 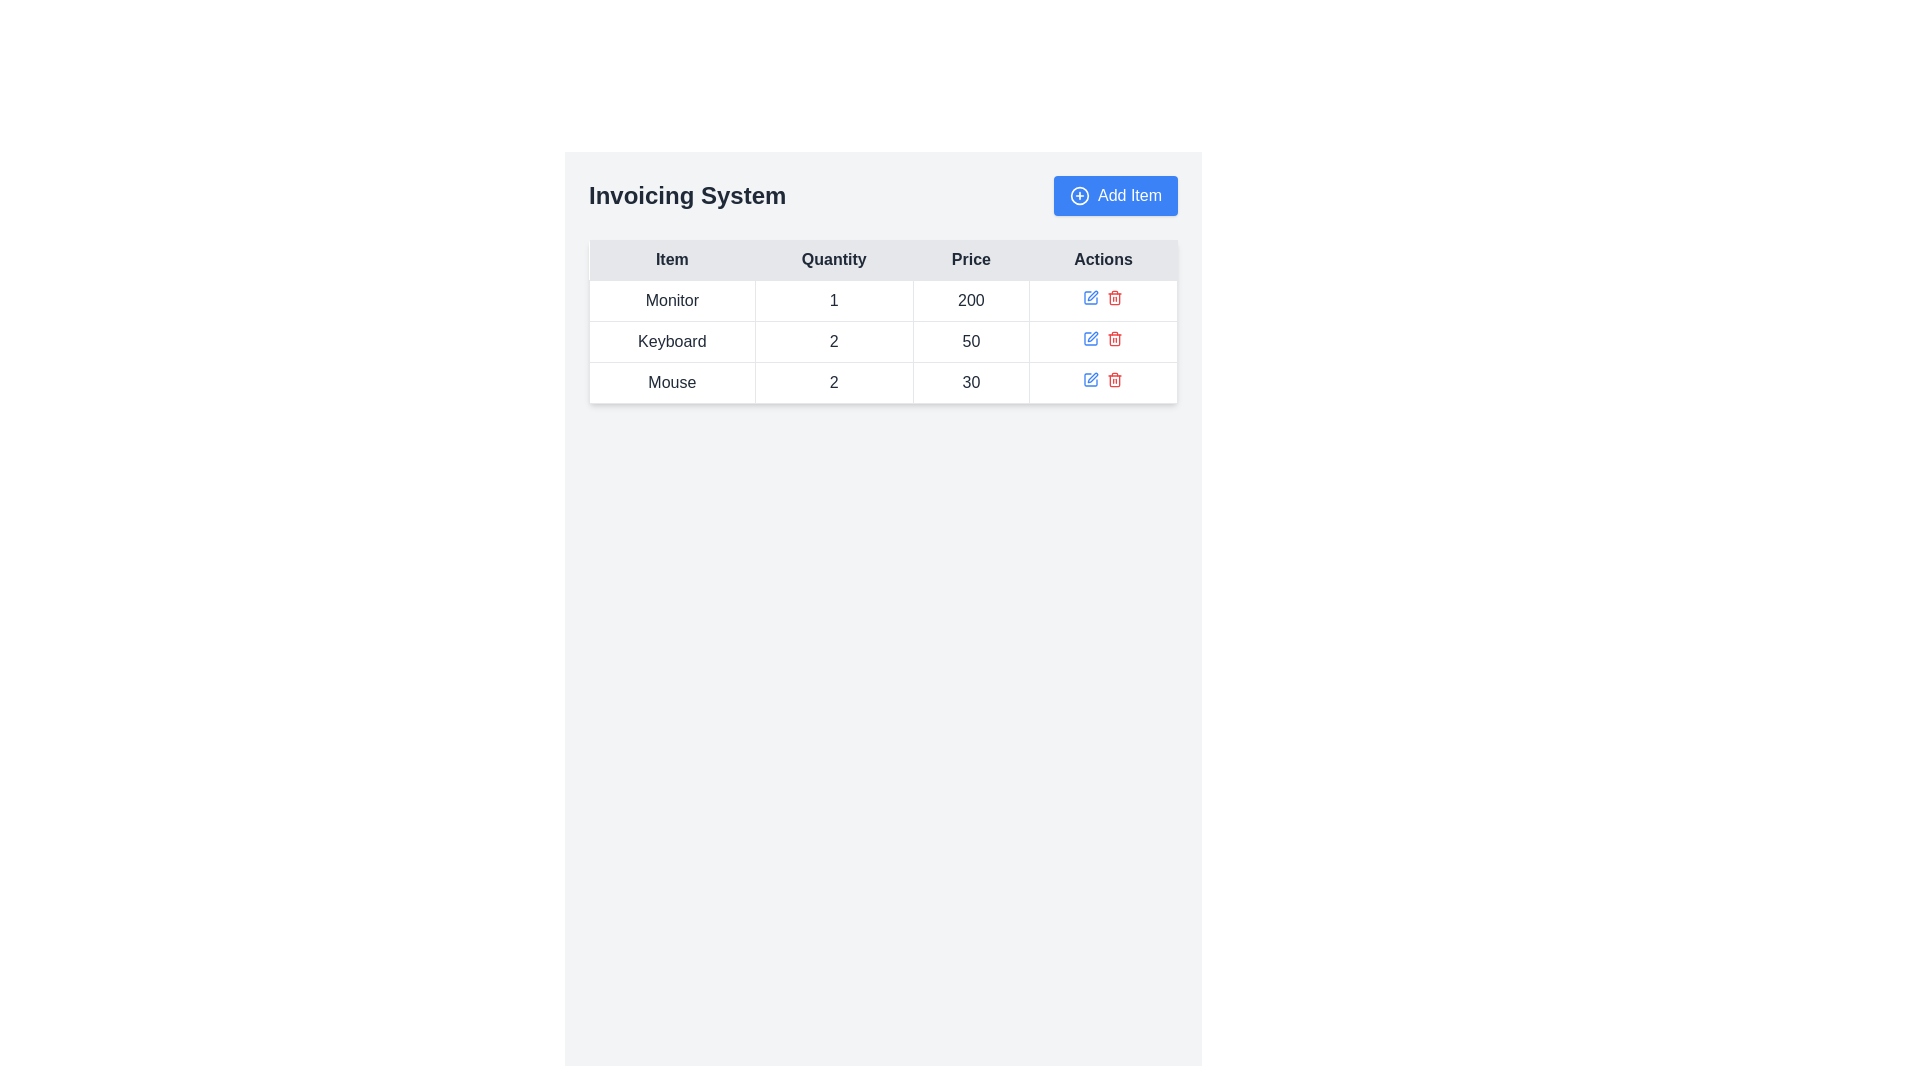 I want to click on displayed price value of the 'Monitor' item from the third cell in the price column of the table, so click(x=971, y=300).